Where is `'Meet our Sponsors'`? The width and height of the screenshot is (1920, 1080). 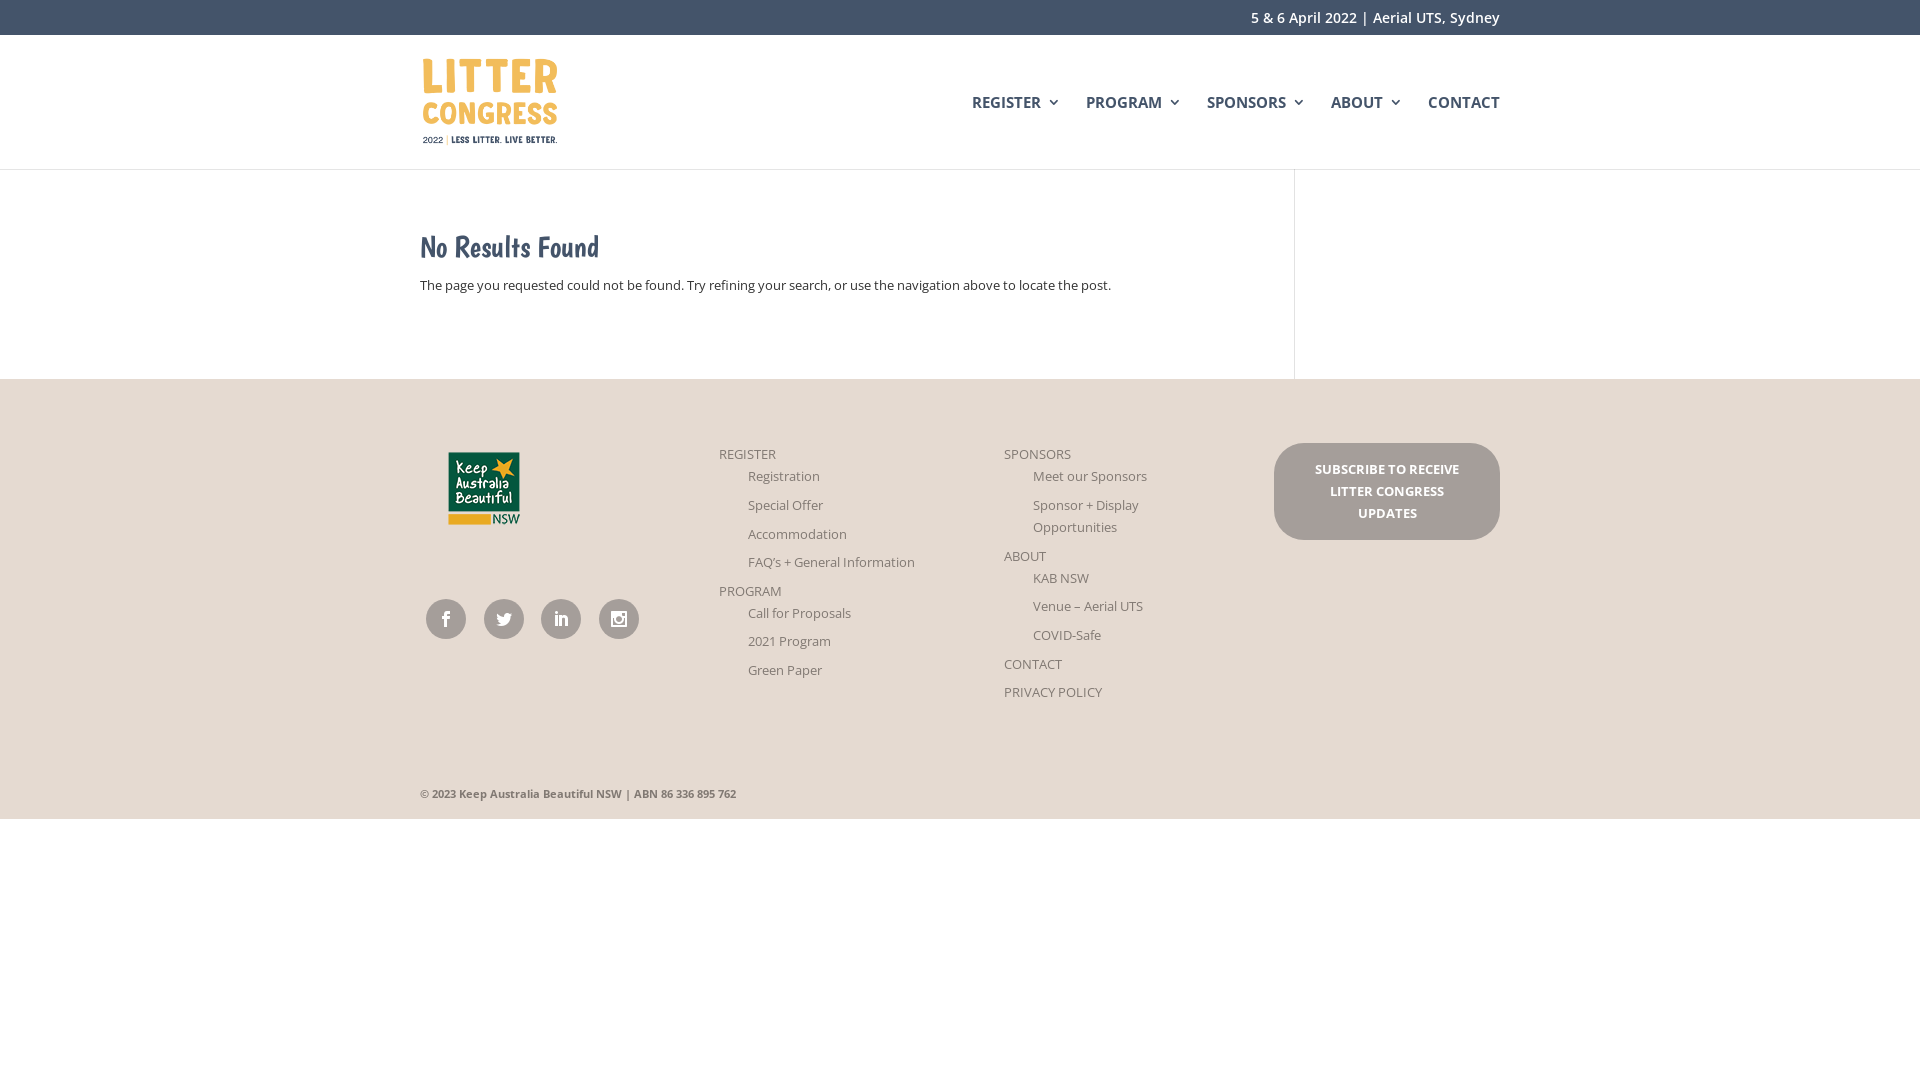
'Meet our Sponsors' is located at coordinates (1088, 475).